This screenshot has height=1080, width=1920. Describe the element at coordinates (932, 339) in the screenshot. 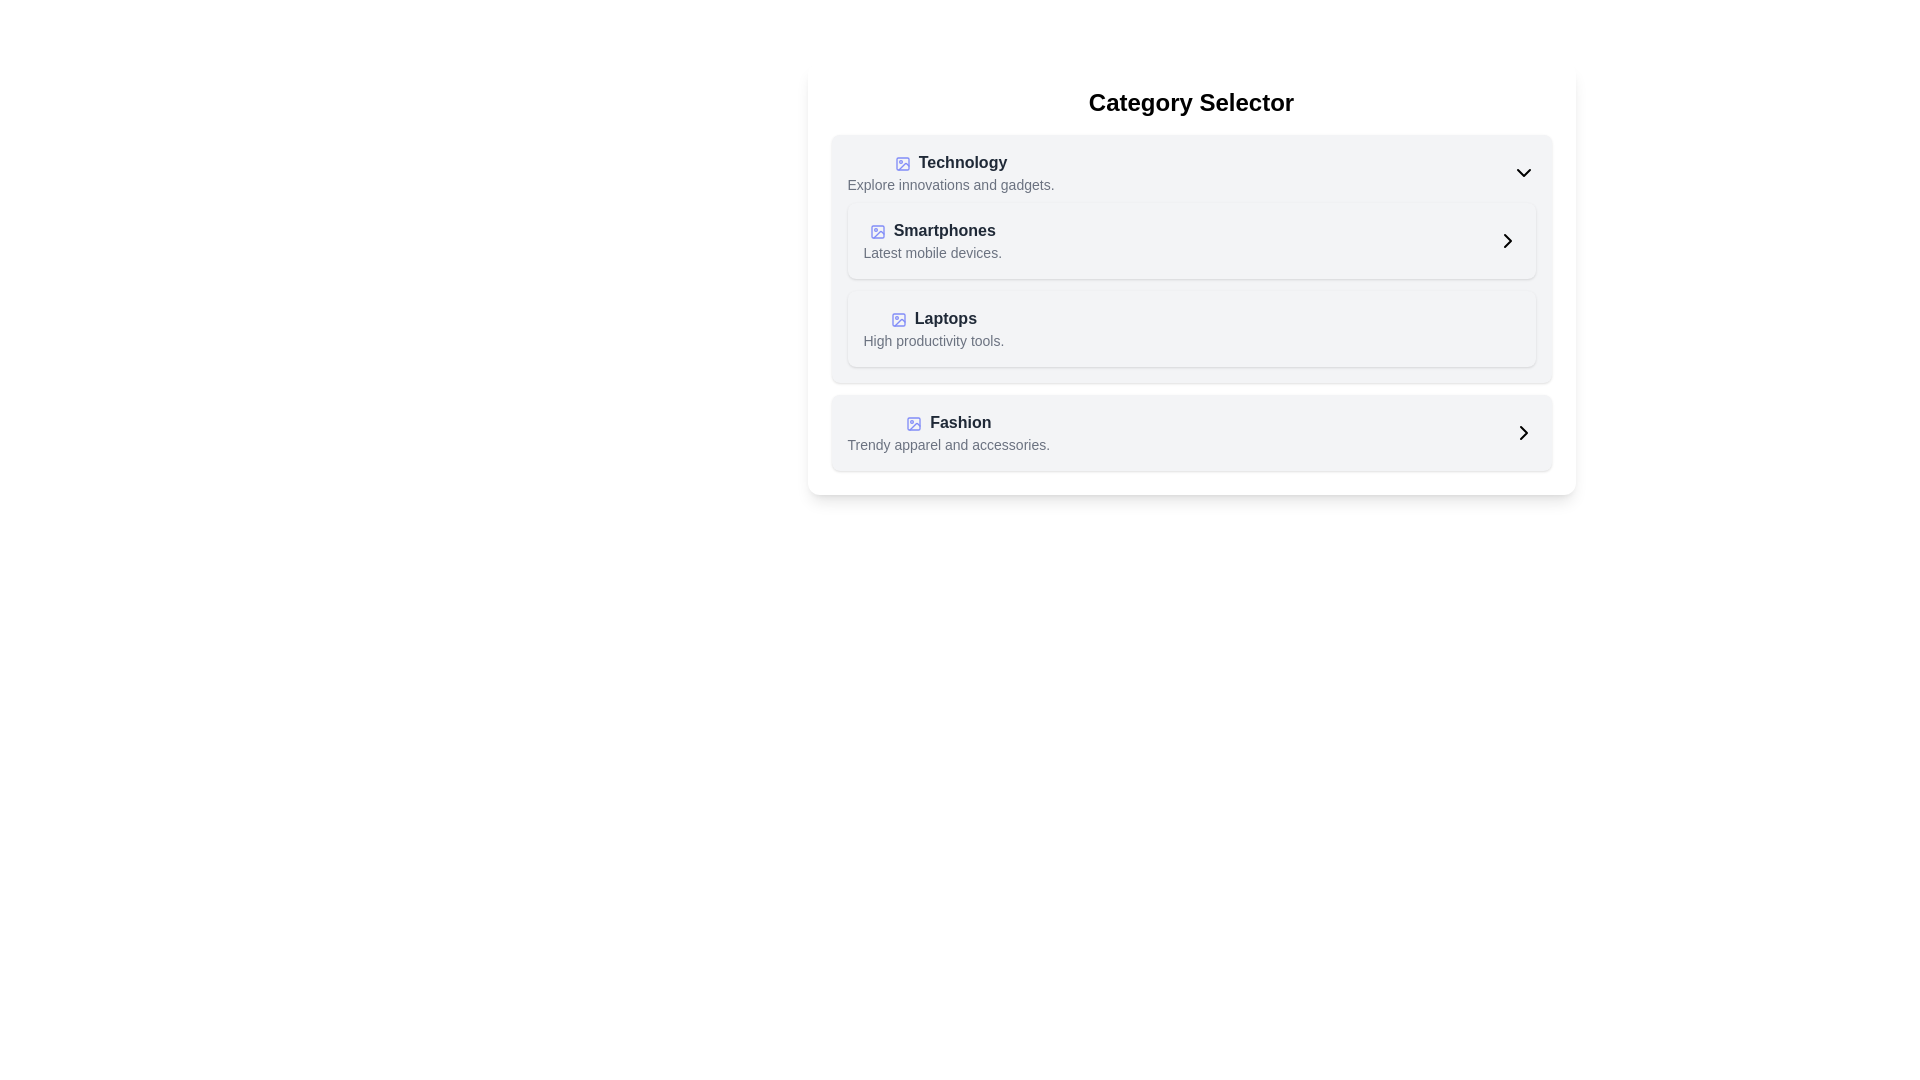

I see `the descriptive text label positioned below the 'Laptops' main text, which provides additional details for the 'Laptops' category` at that location.